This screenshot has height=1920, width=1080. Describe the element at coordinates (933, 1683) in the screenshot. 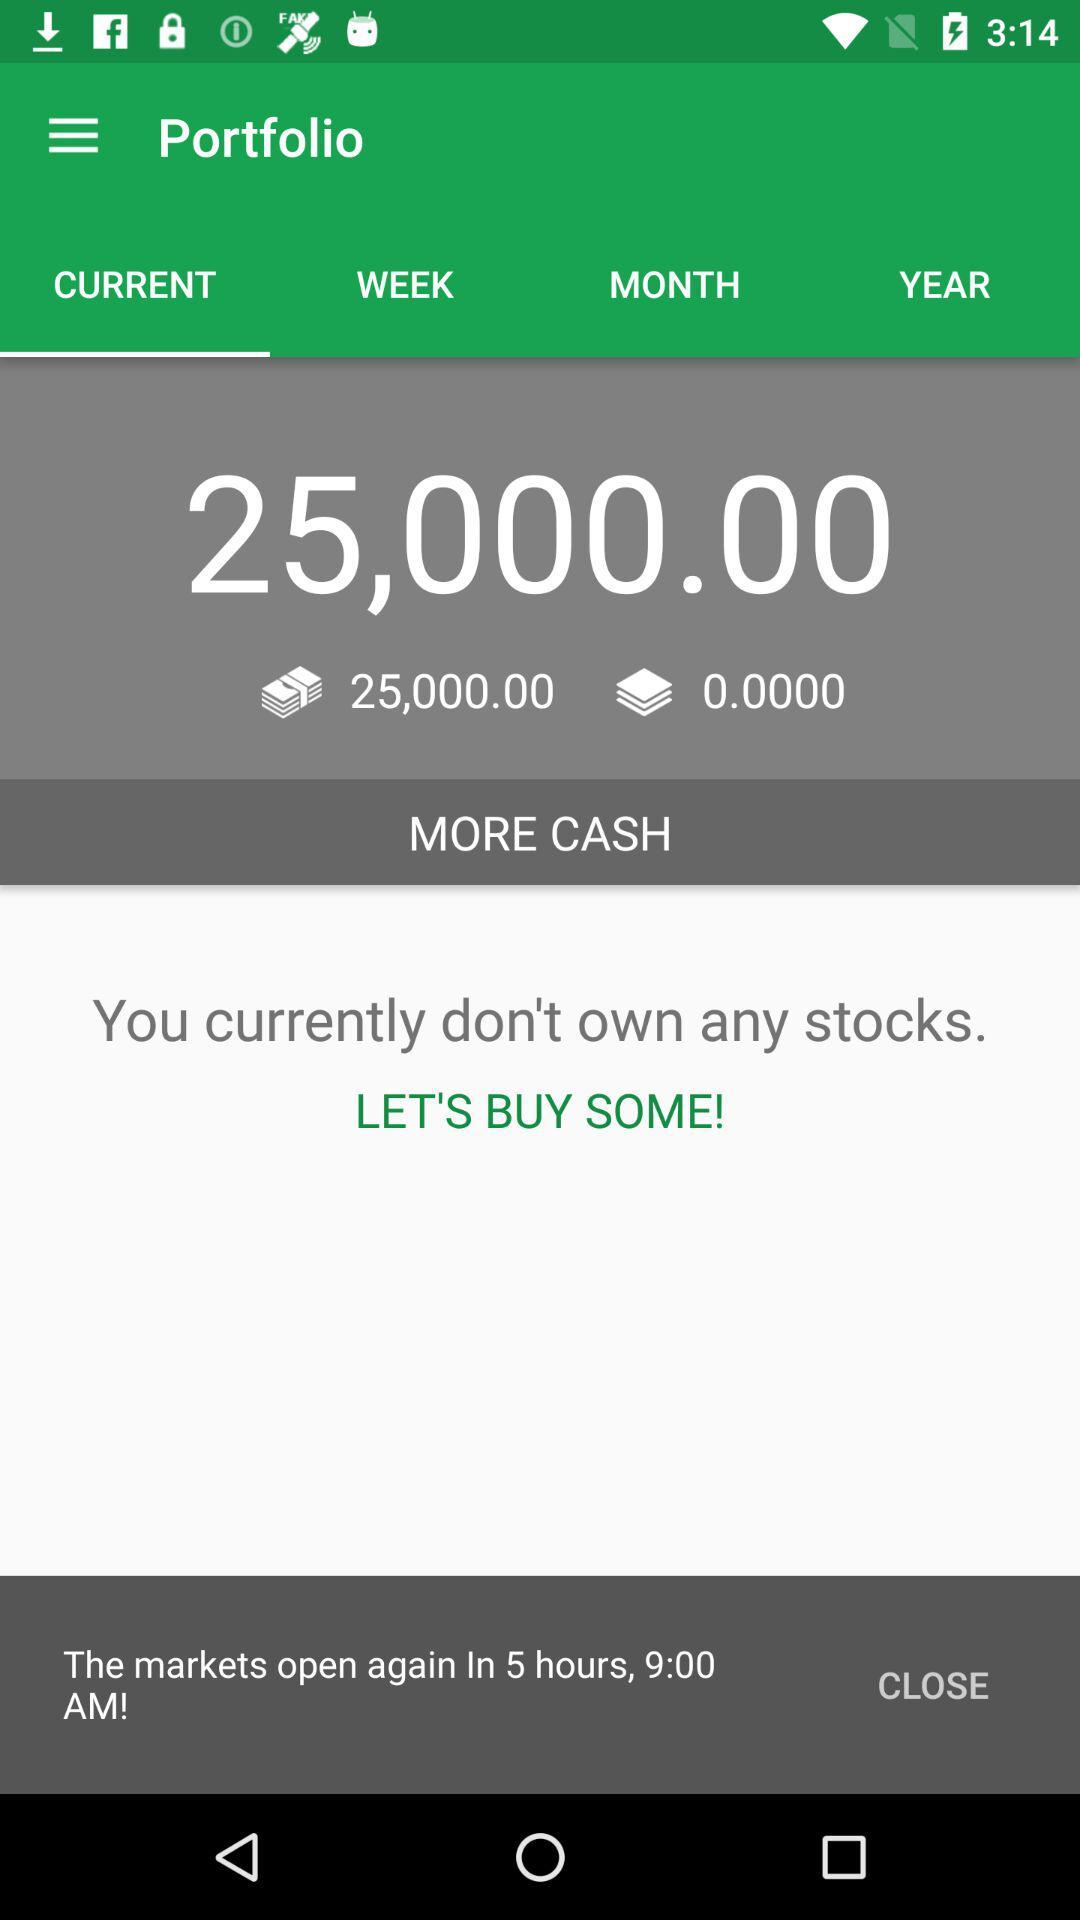

I see `the close` at that location.